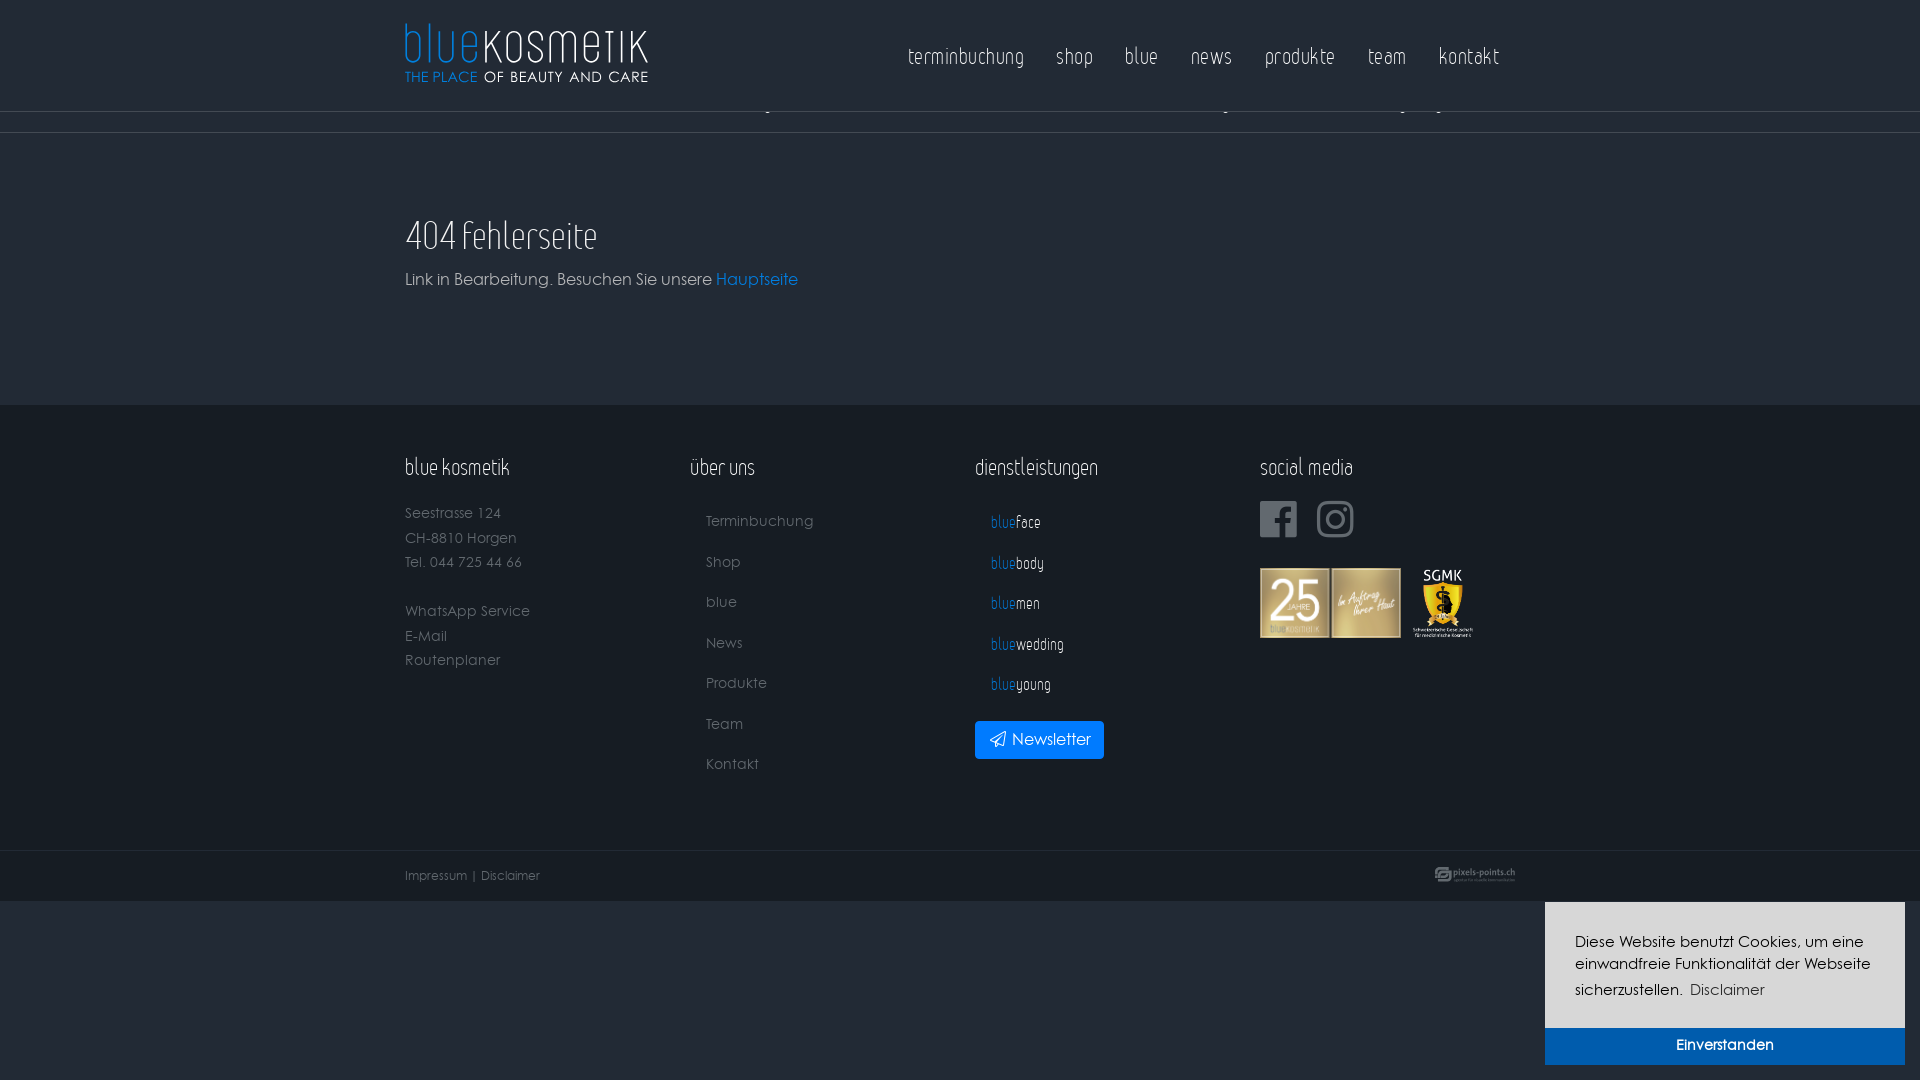 The image size is (1920, 1080). What do you see at coordinates (817, 521) in the screenshot?
I see `'Terminbuchung'` at bounding box center [817, 521].